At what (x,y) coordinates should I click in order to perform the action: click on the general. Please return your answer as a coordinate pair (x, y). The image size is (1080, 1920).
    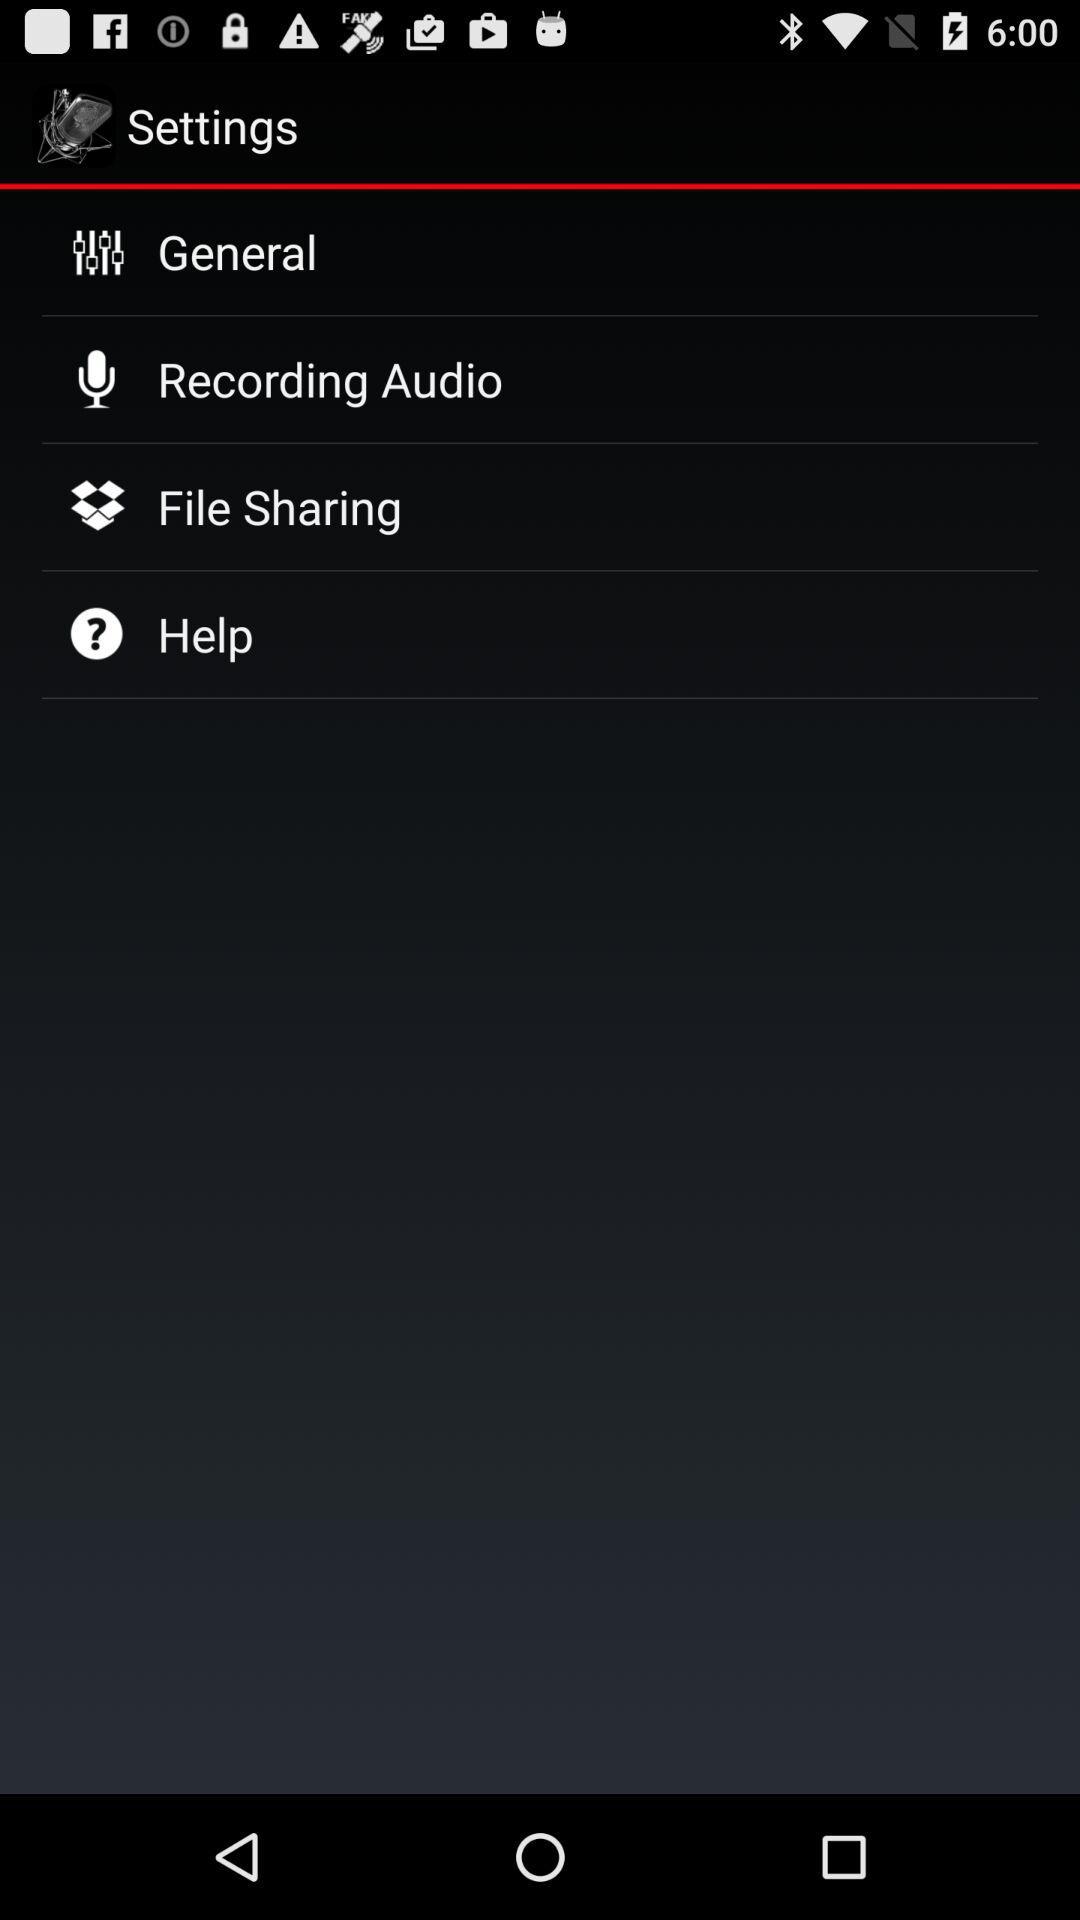
    Looking at the image, I should click on (236, 250).